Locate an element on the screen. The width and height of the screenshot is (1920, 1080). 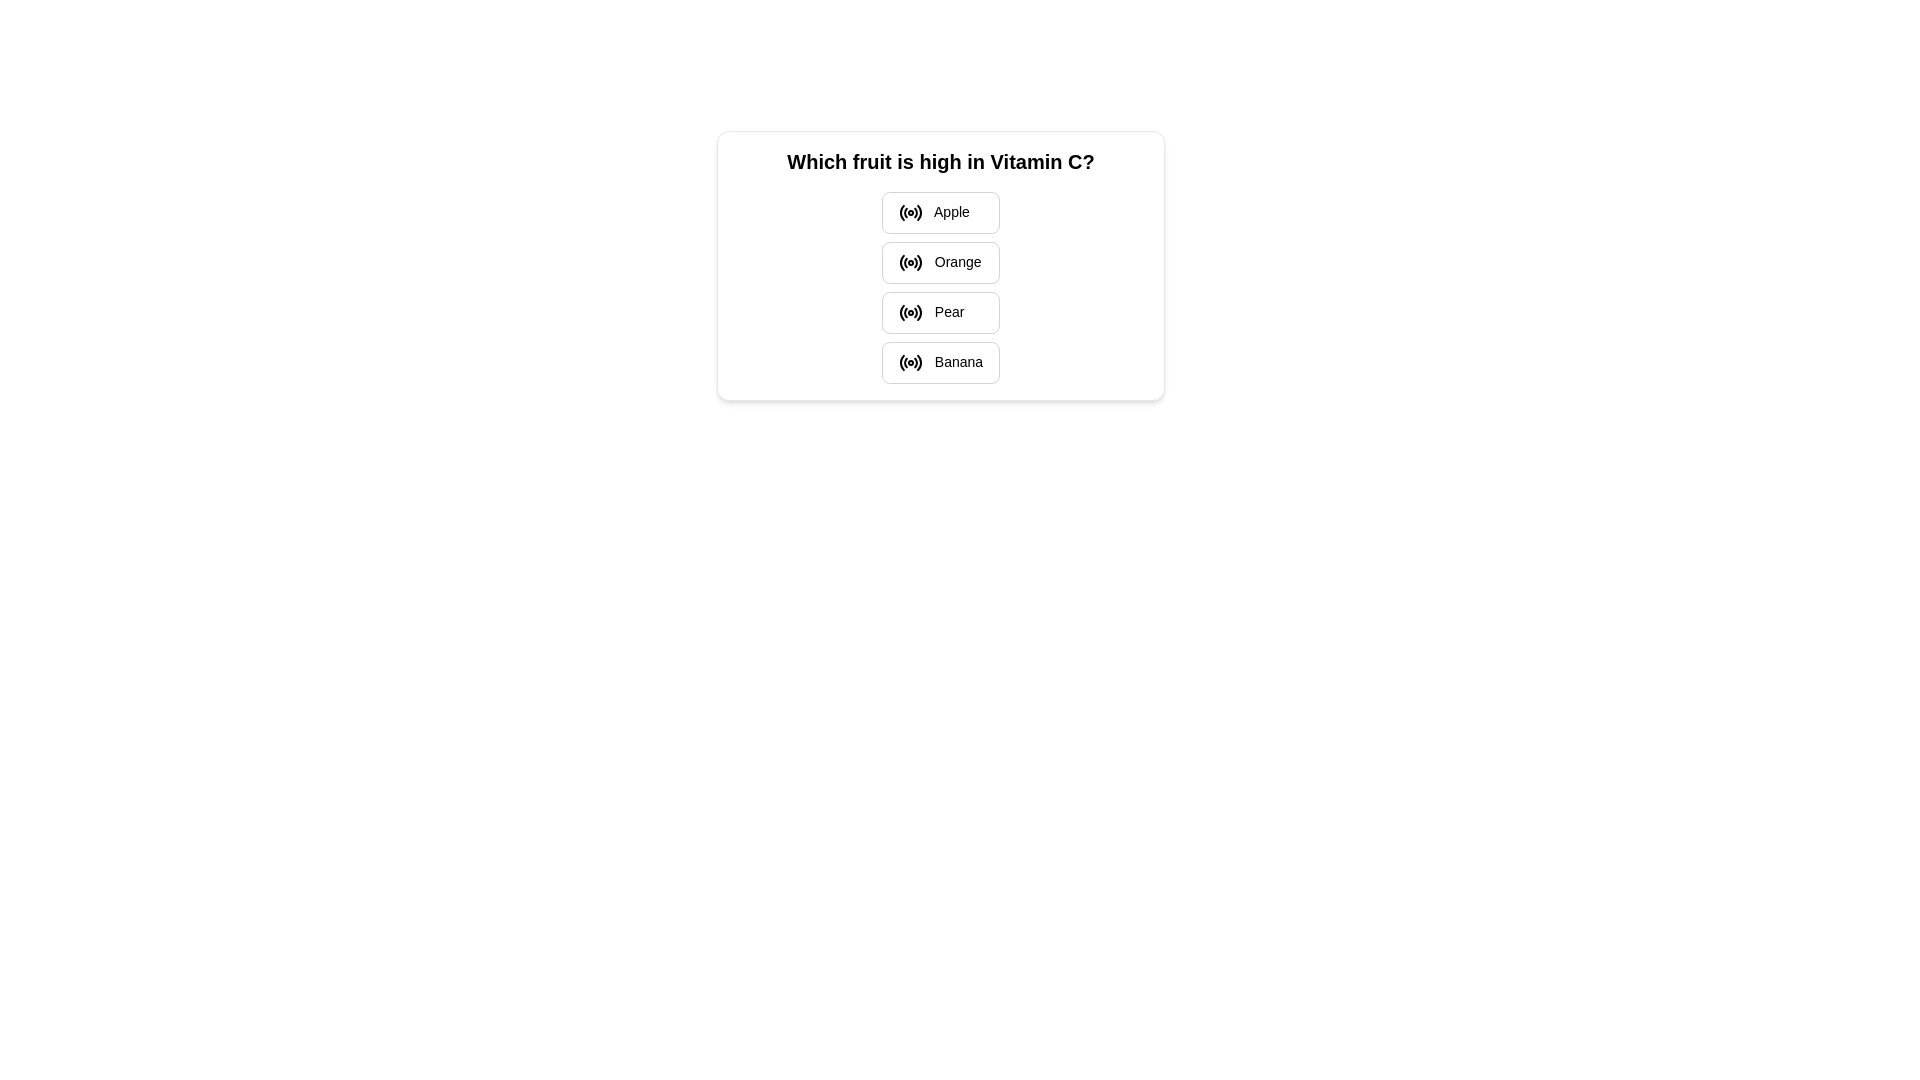
the 'Pear' radio button option is located at coordinates (939, 312).